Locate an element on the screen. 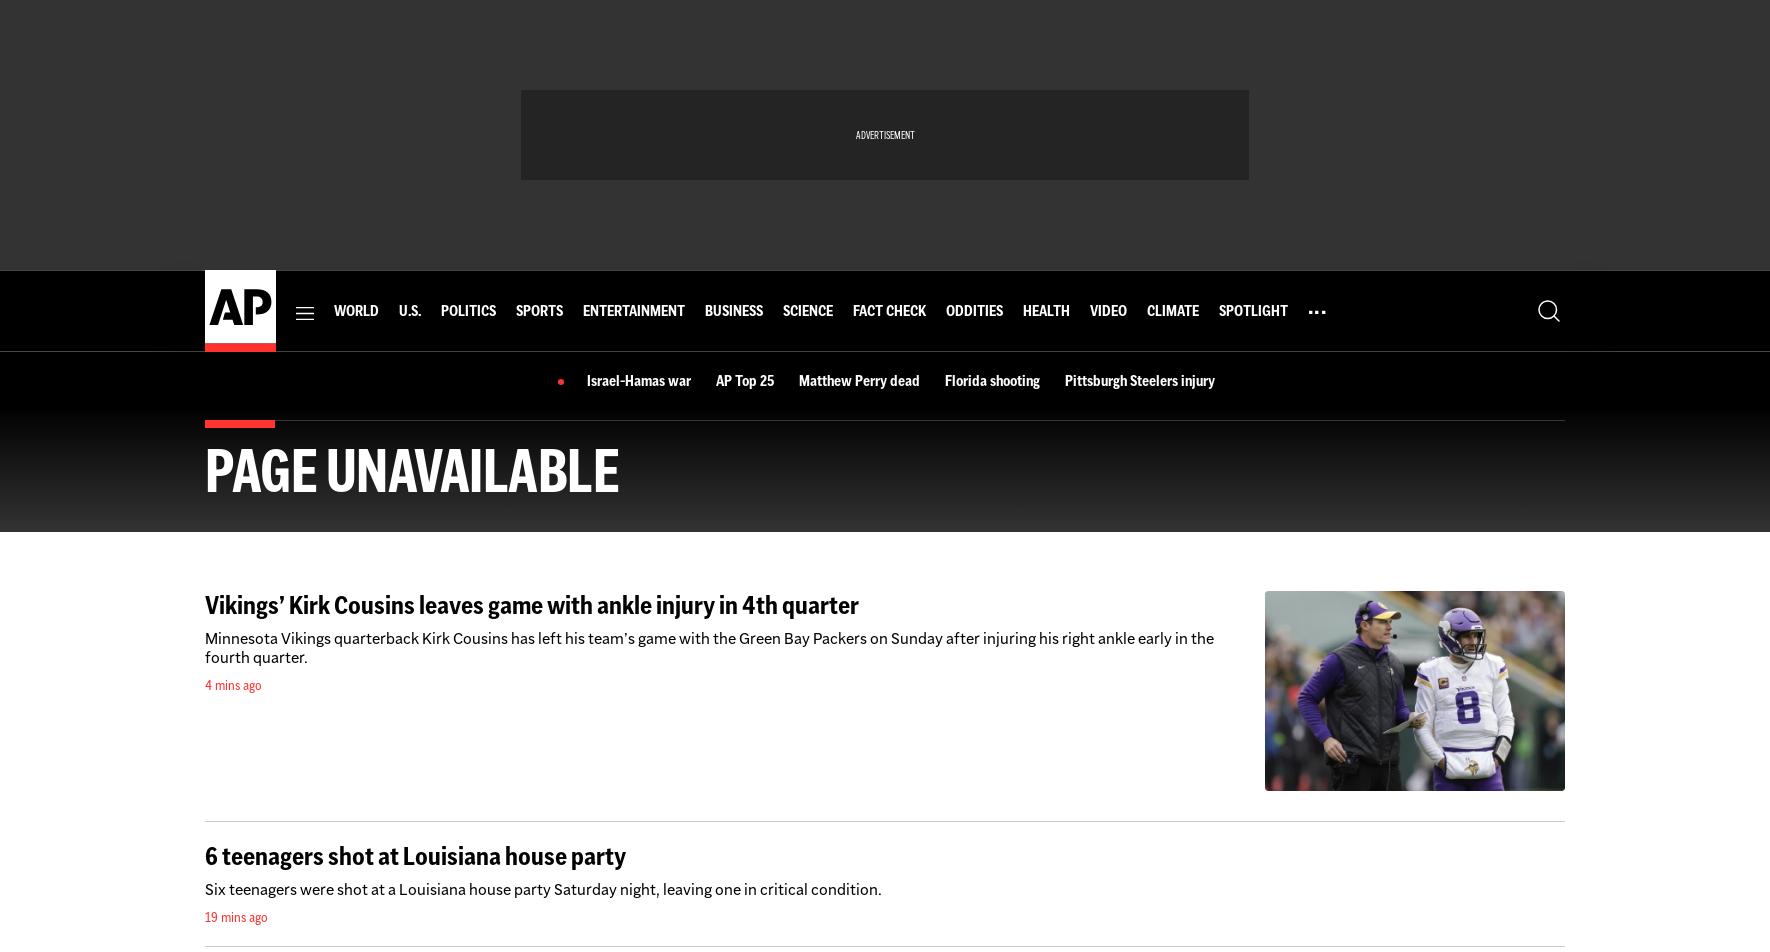 The width and height of the screenshot is (1770, 952). 'Business' is located at coordinates (731, 311).